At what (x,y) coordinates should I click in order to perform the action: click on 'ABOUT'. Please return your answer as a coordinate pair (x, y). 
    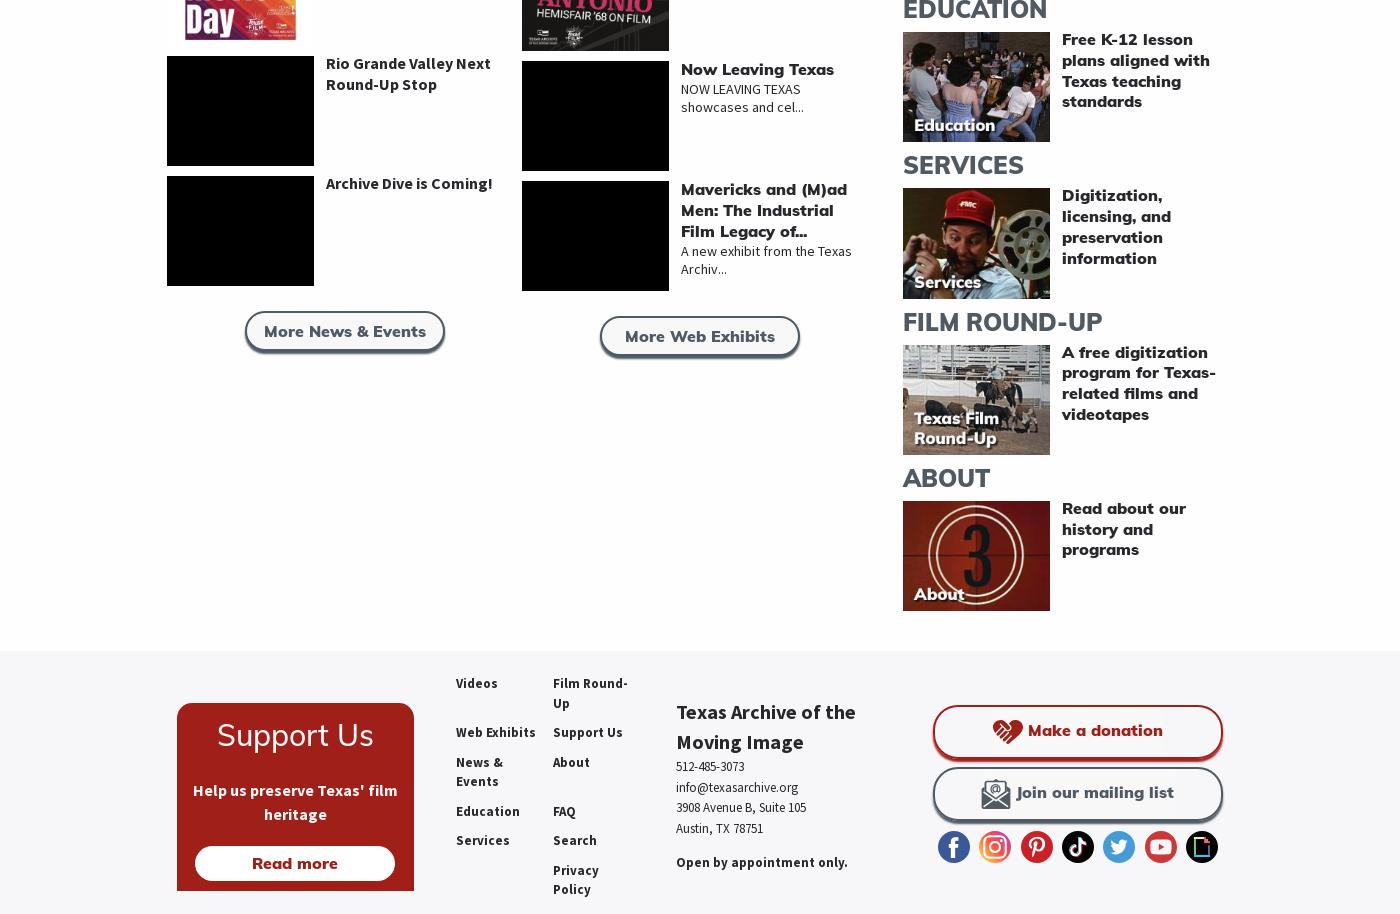
    Looking at the image, I should click on (945, 477).